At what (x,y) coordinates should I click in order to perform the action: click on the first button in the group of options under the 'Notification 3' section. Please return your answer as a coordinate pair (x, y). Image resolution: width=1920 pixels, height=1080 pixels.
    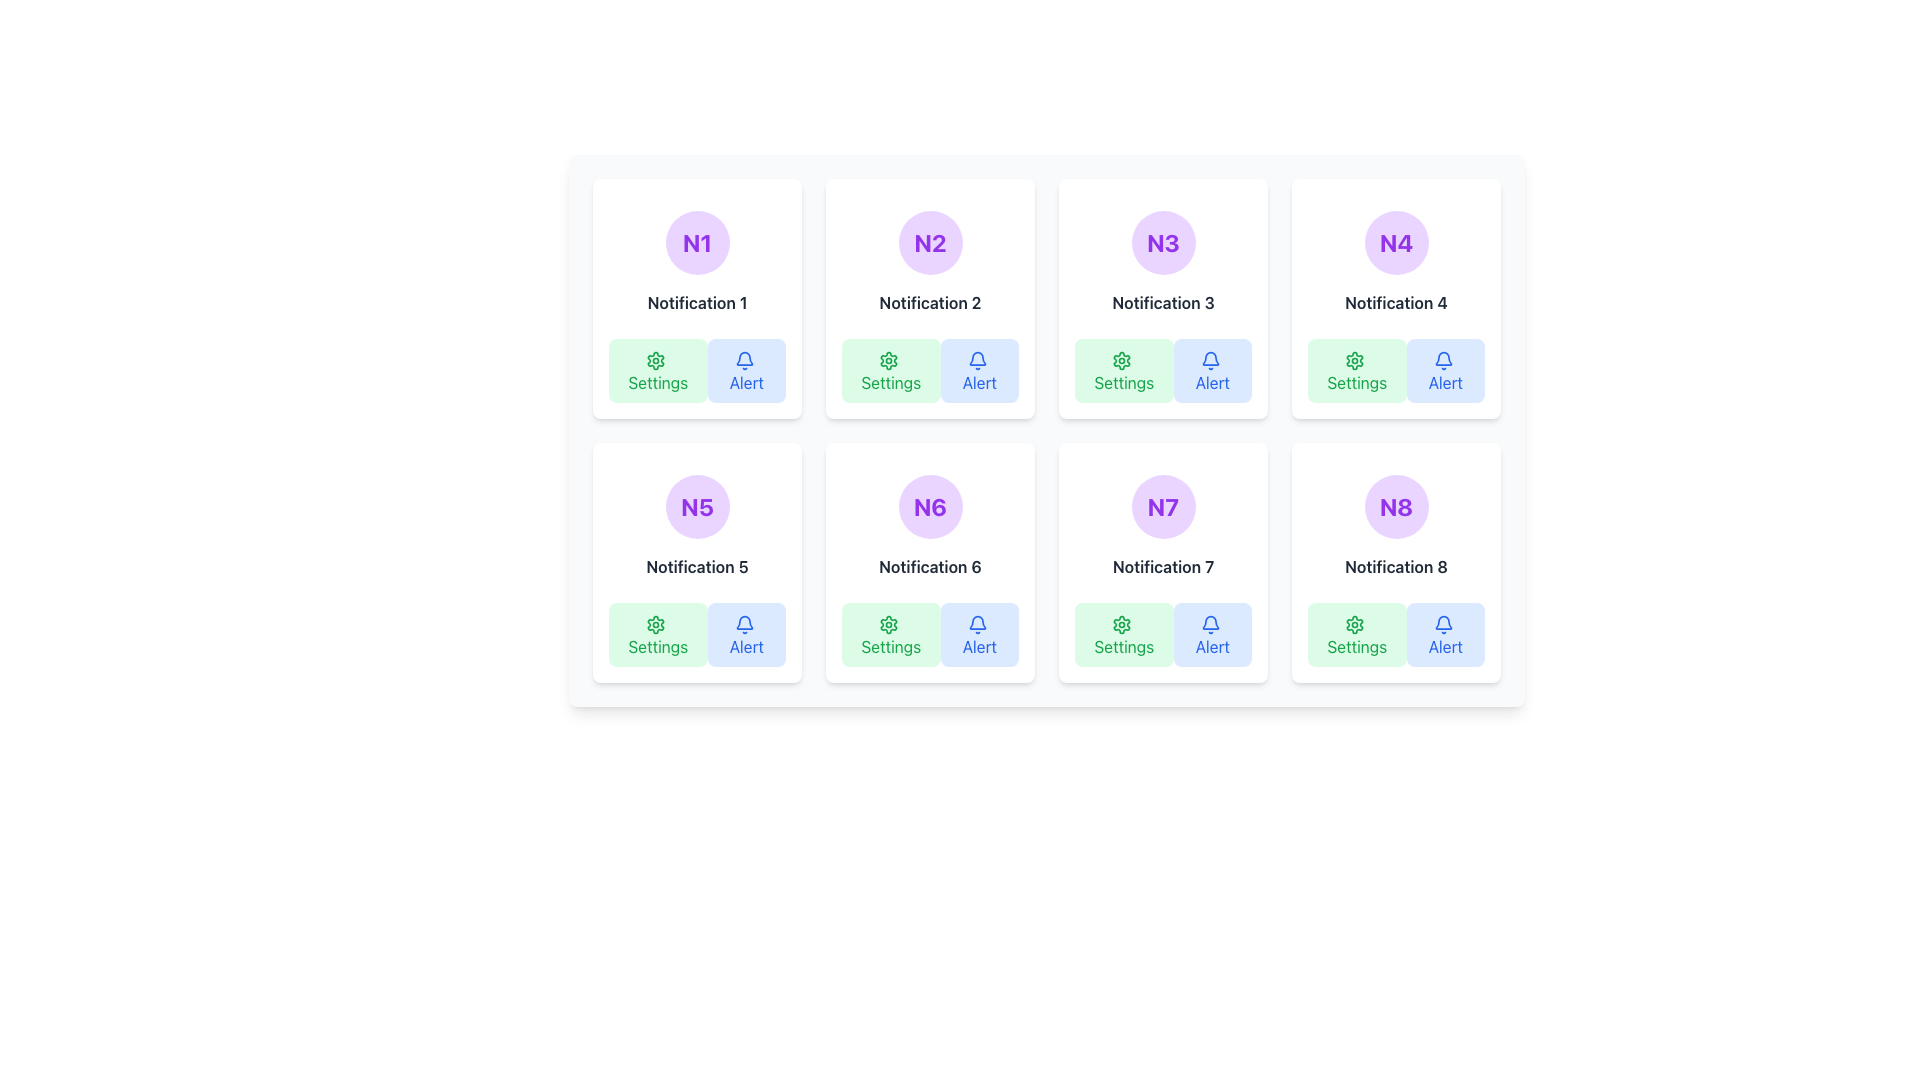
    Looking at the image, I should click on (1124, 370).